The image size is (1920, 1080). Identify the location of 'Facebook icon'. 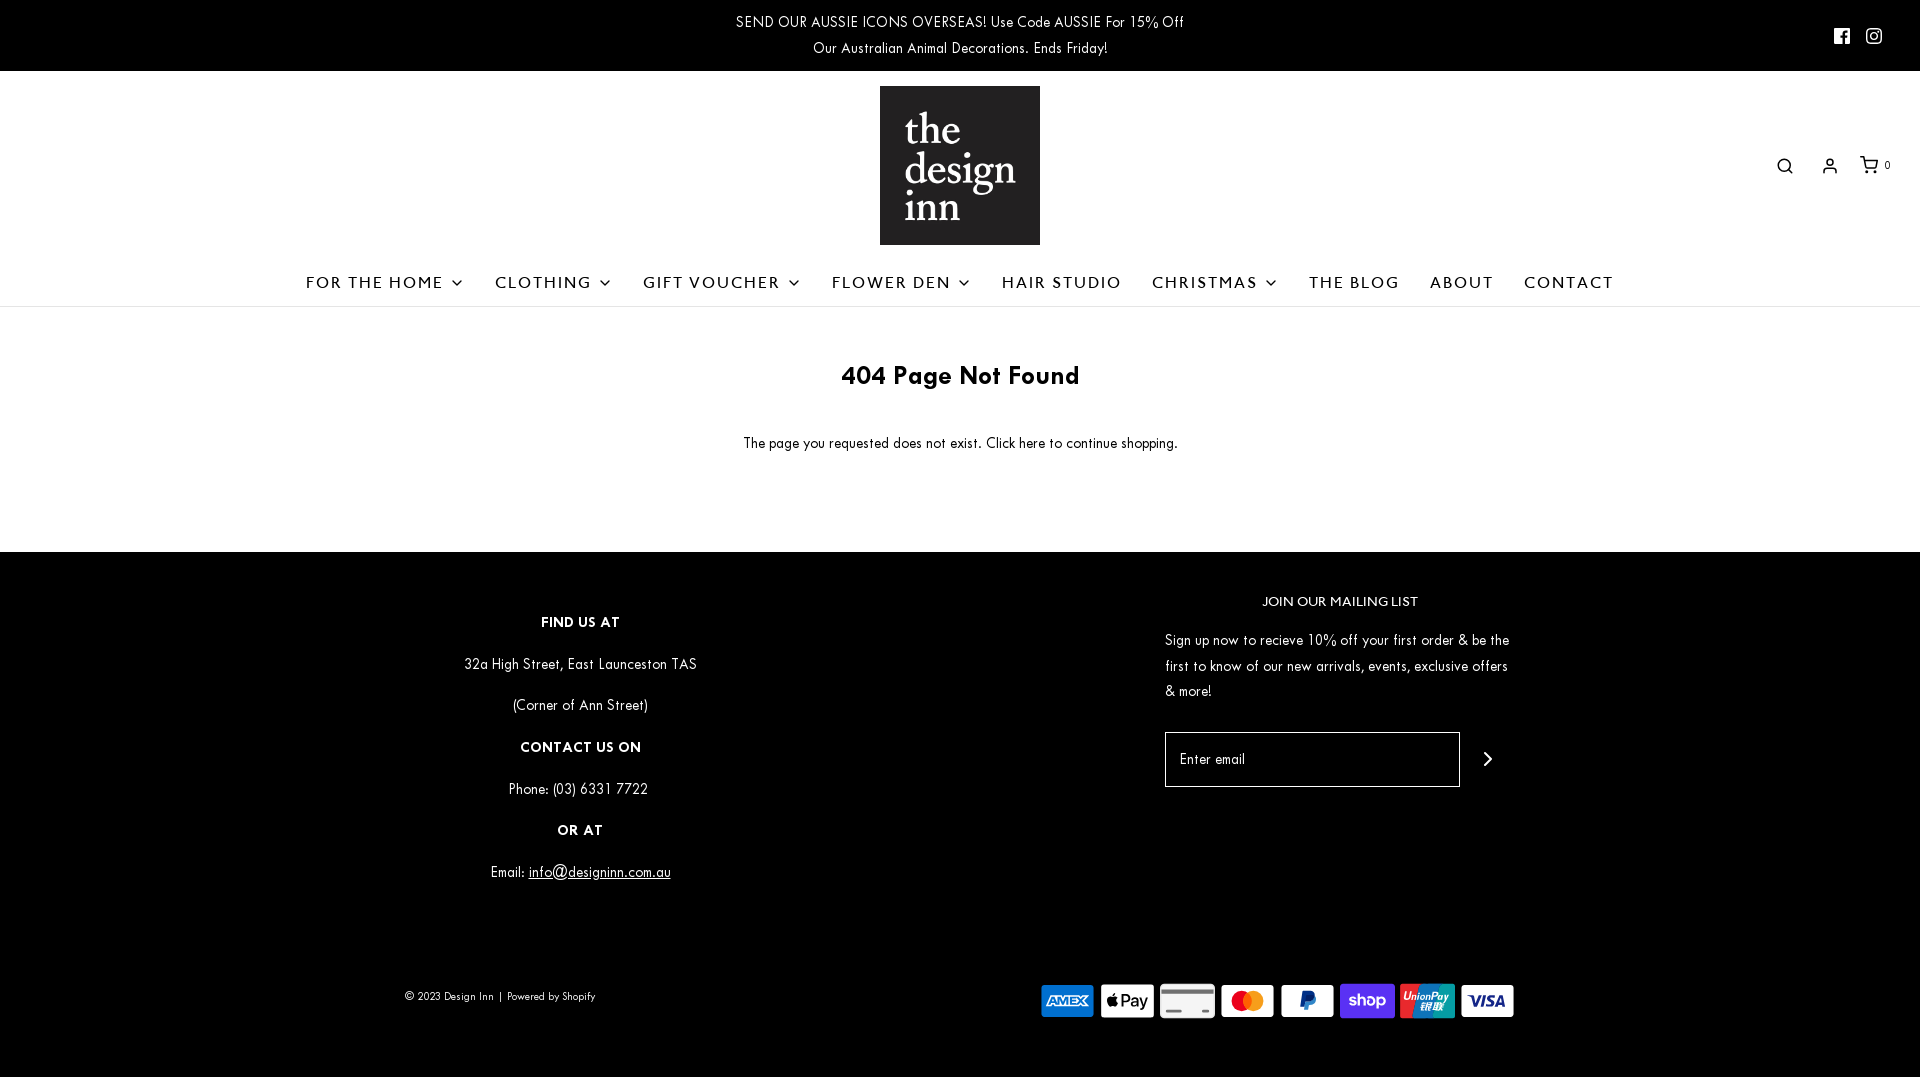
(1841, 35).